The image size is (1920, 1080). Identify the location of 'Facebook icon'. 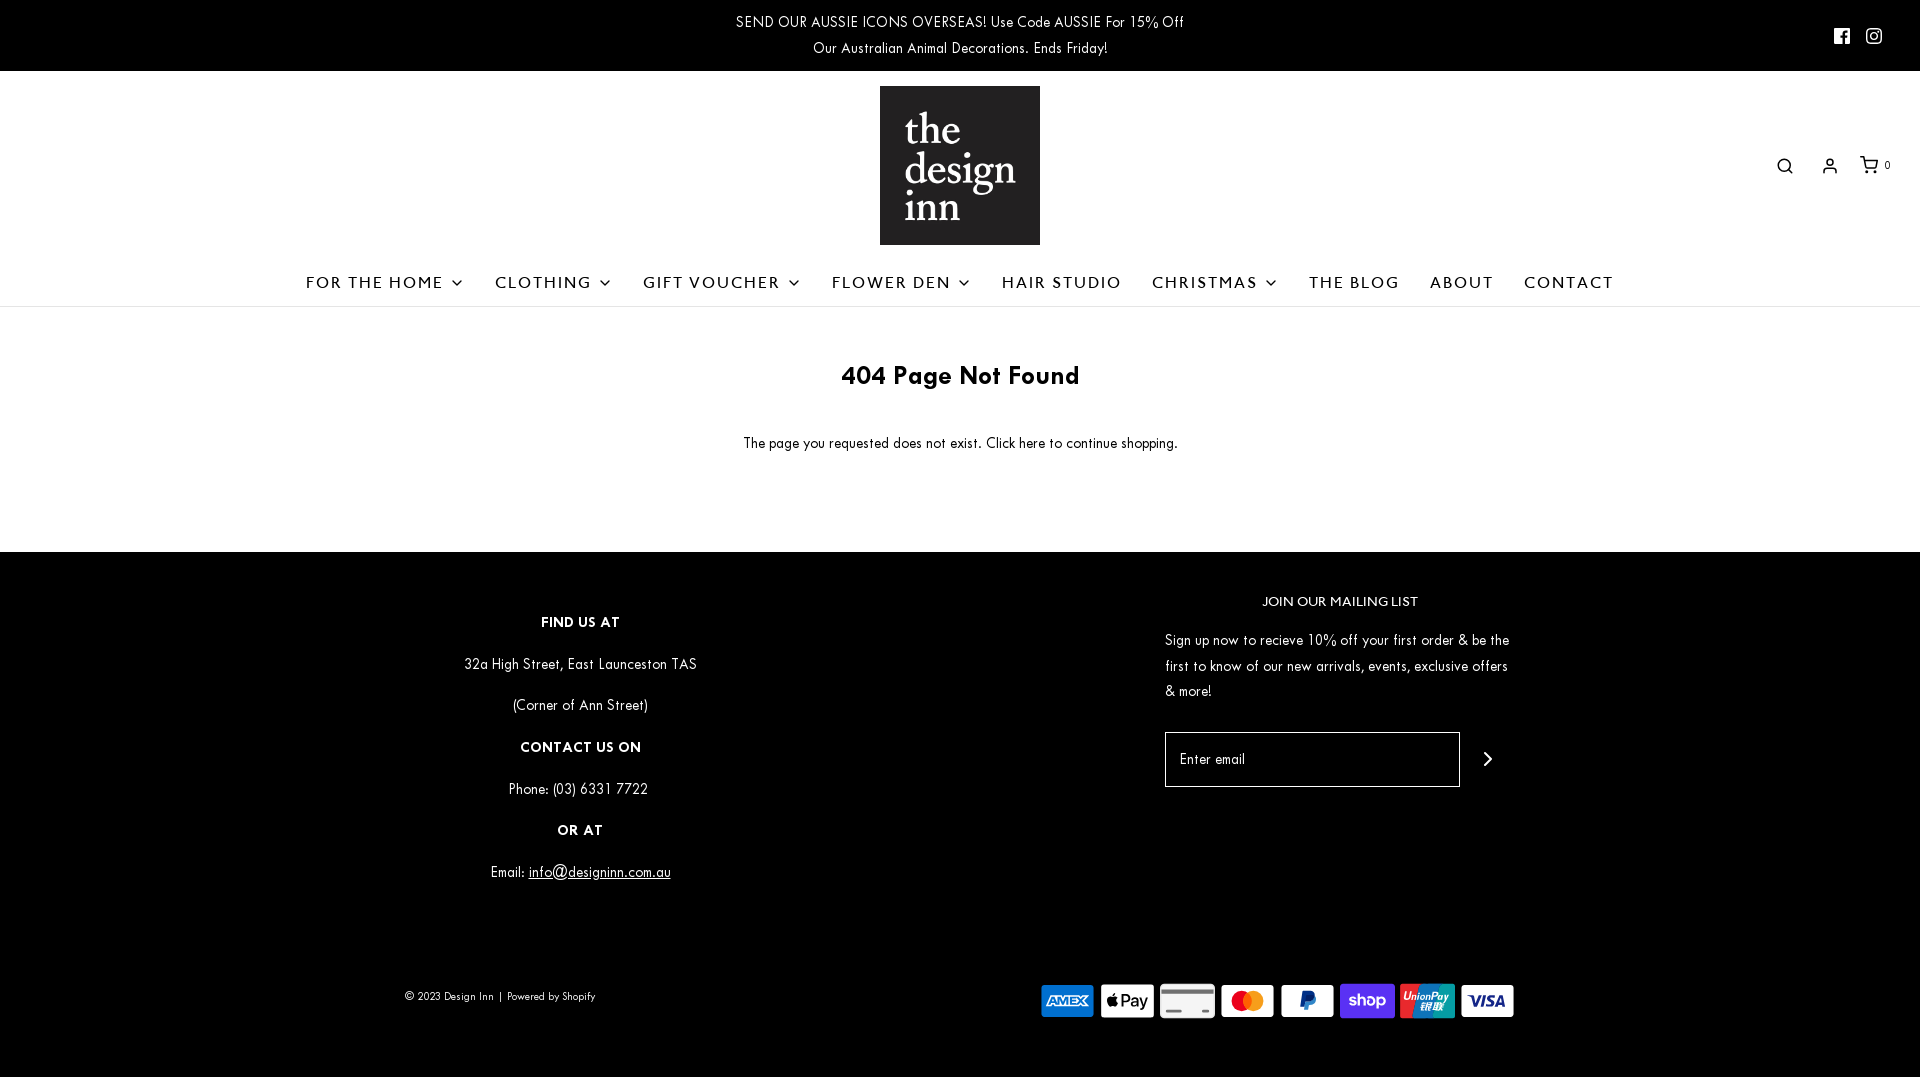
(1841, 35).